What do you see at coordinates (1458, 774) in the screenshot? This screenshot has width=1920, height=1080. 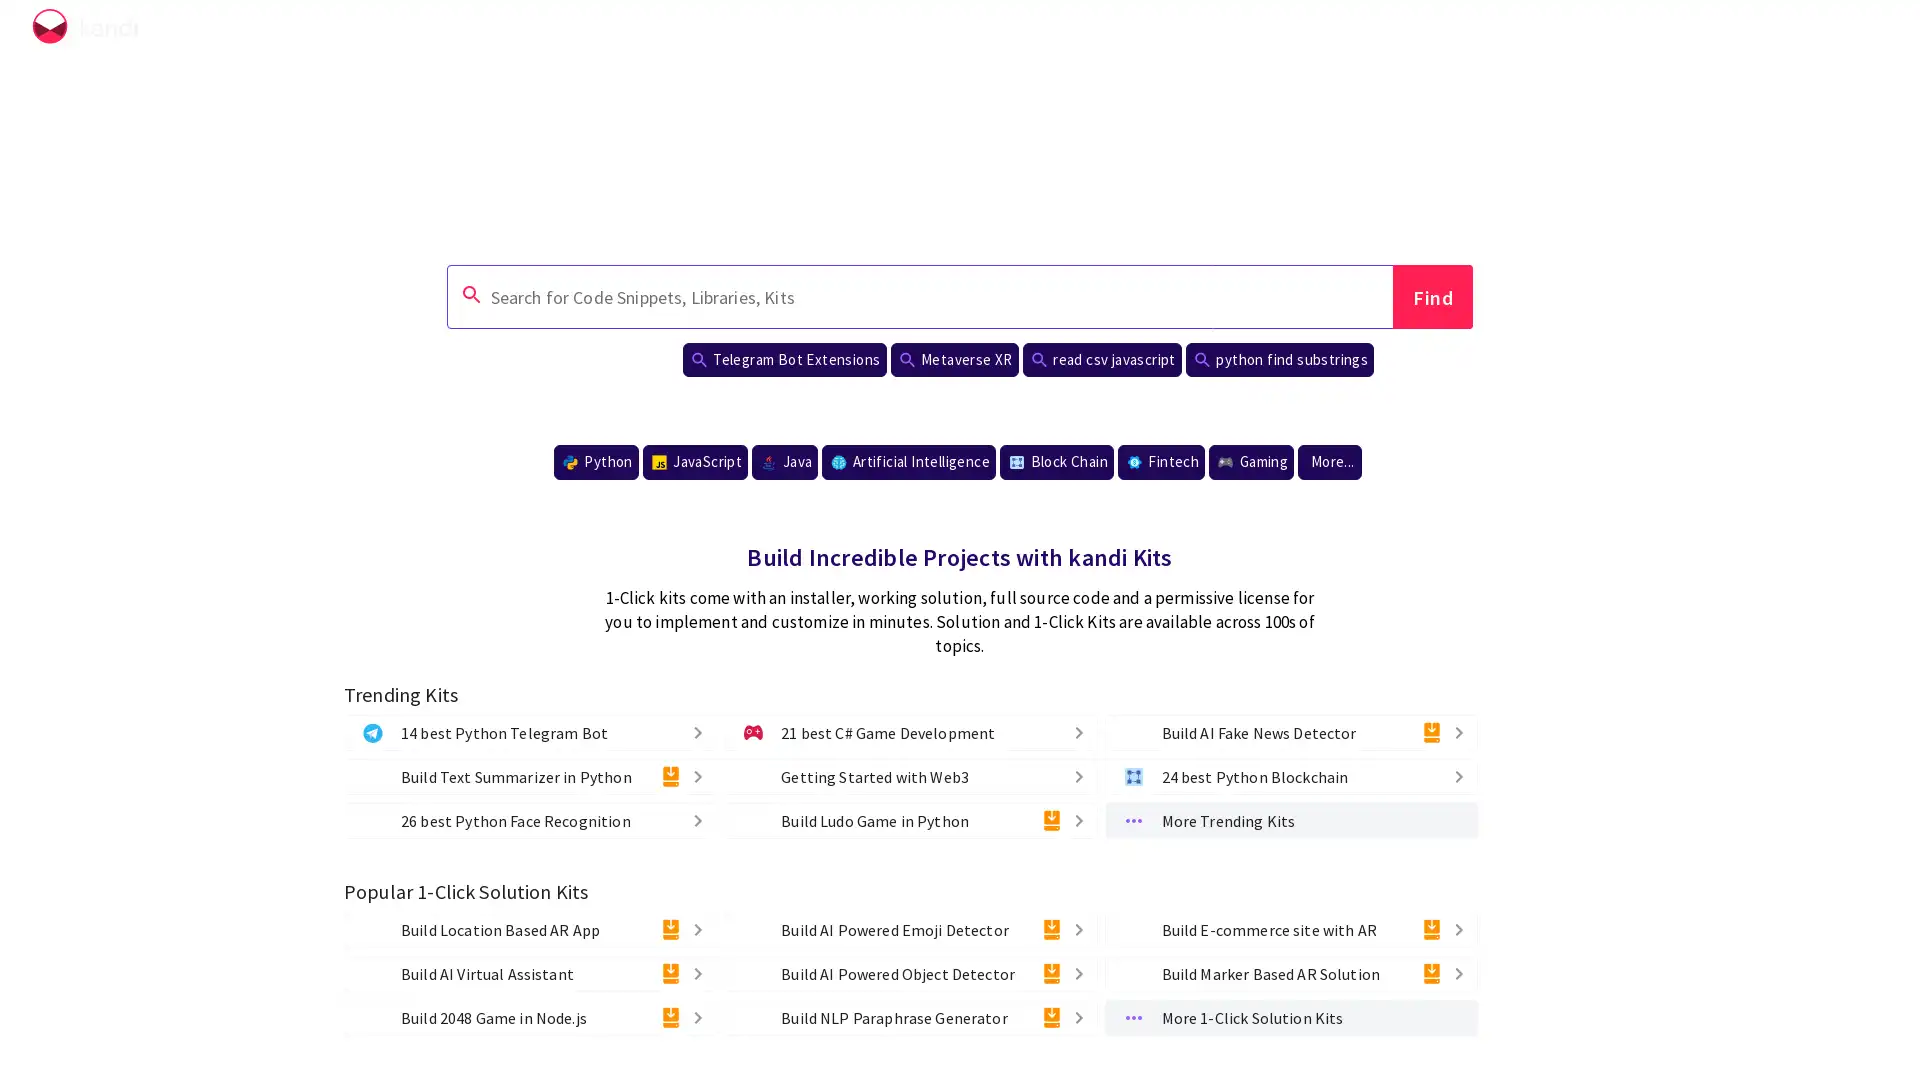 I see `delete` at bounding box center [1458, 774].